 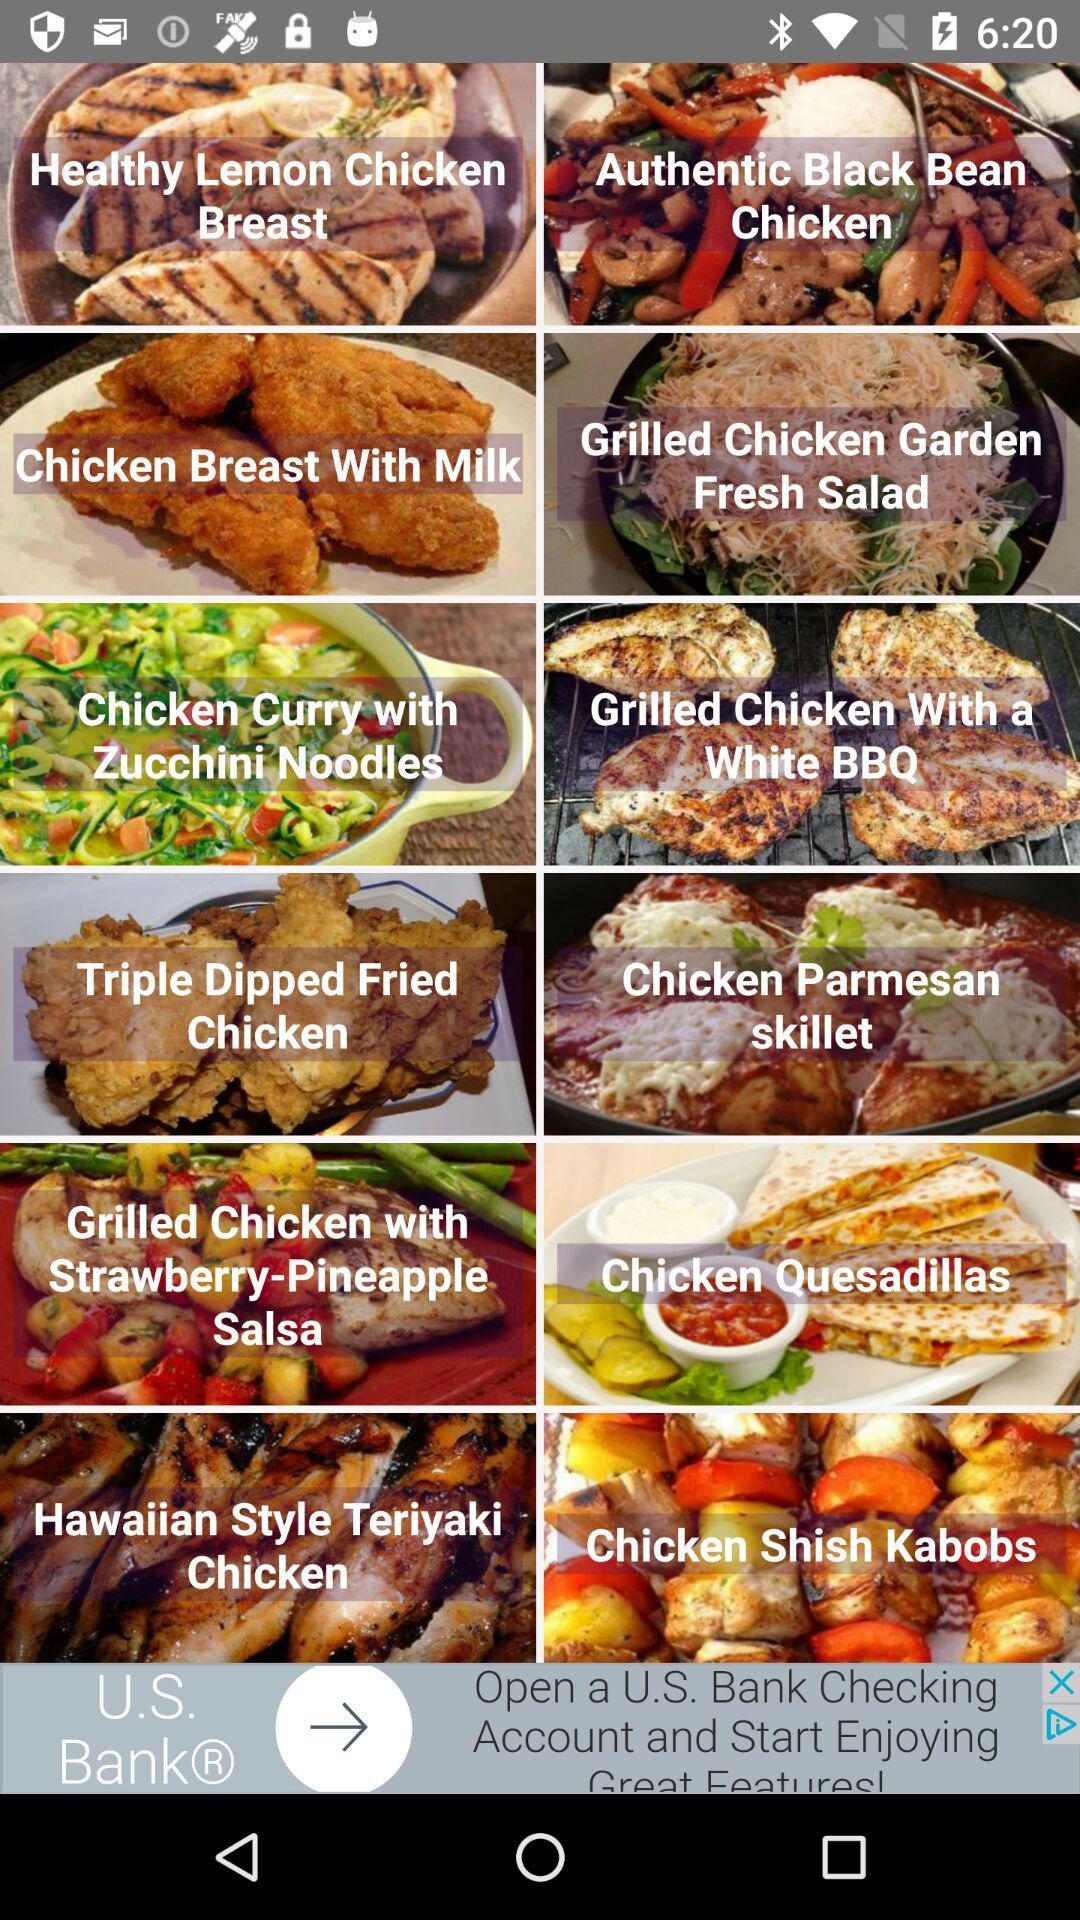 I want to click on next, so click(x=540, y=1727).